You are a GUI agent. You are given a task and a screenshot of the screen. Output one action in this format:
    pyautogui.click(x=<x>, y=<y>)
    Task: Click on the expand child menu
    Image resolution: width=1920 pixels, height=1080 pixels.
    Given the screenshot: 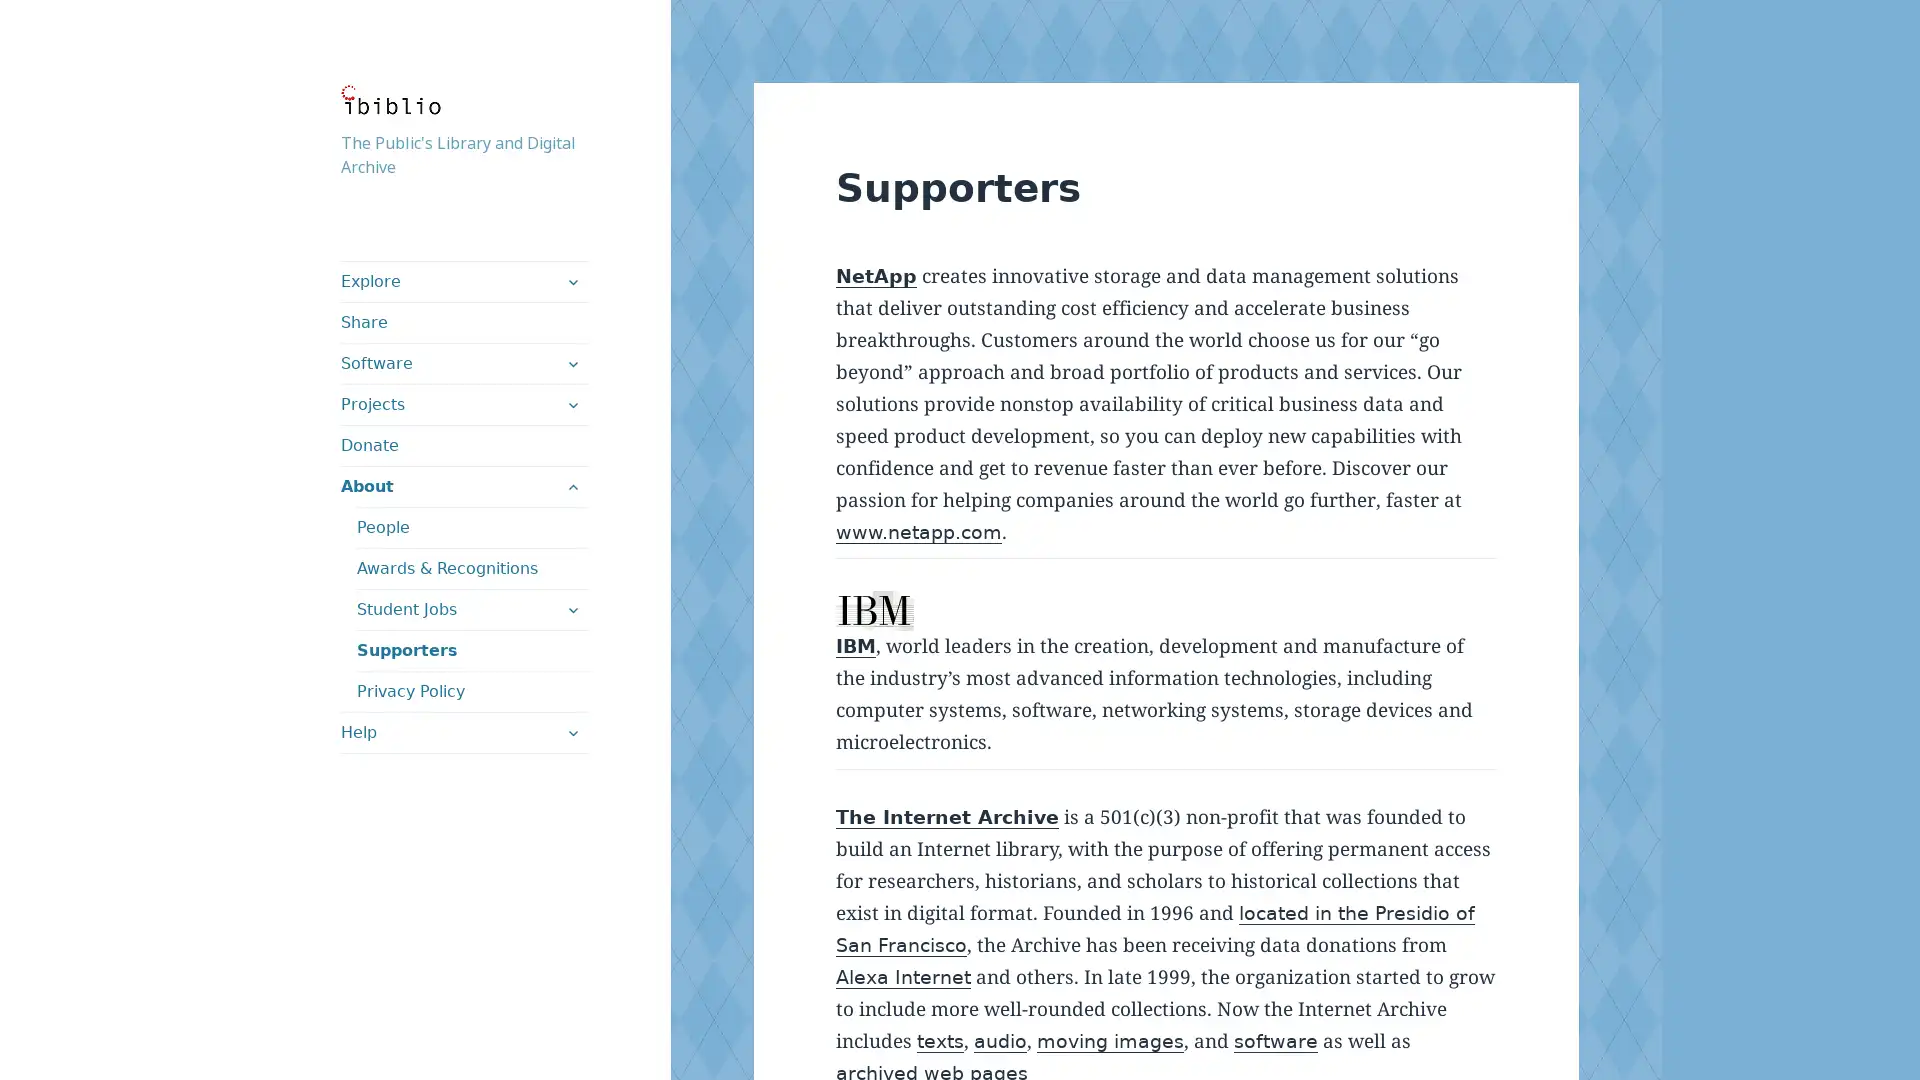 What is the action you would take?
    pyautogui.click(x=570, y=486)
    